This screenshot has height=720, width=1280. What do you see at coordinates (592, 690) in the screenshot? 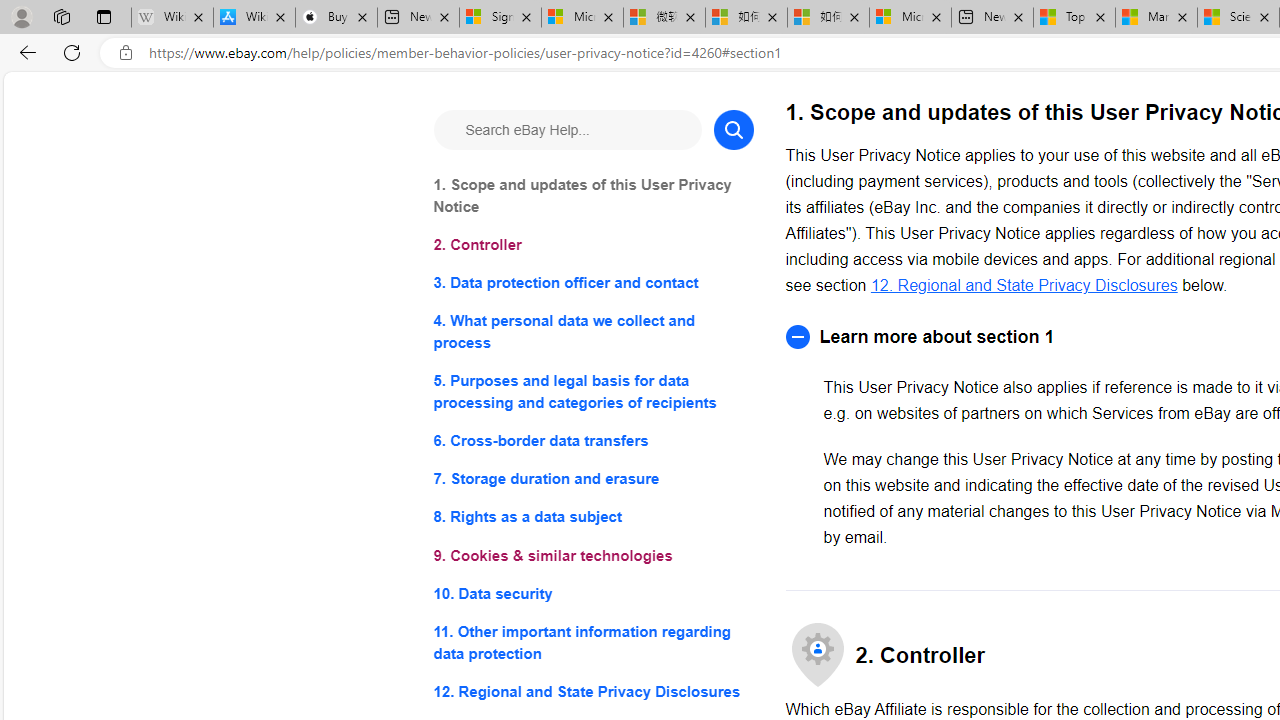
I see `'12. Regional and State Privacy Disclosures'` at bounding box center [592, 690].